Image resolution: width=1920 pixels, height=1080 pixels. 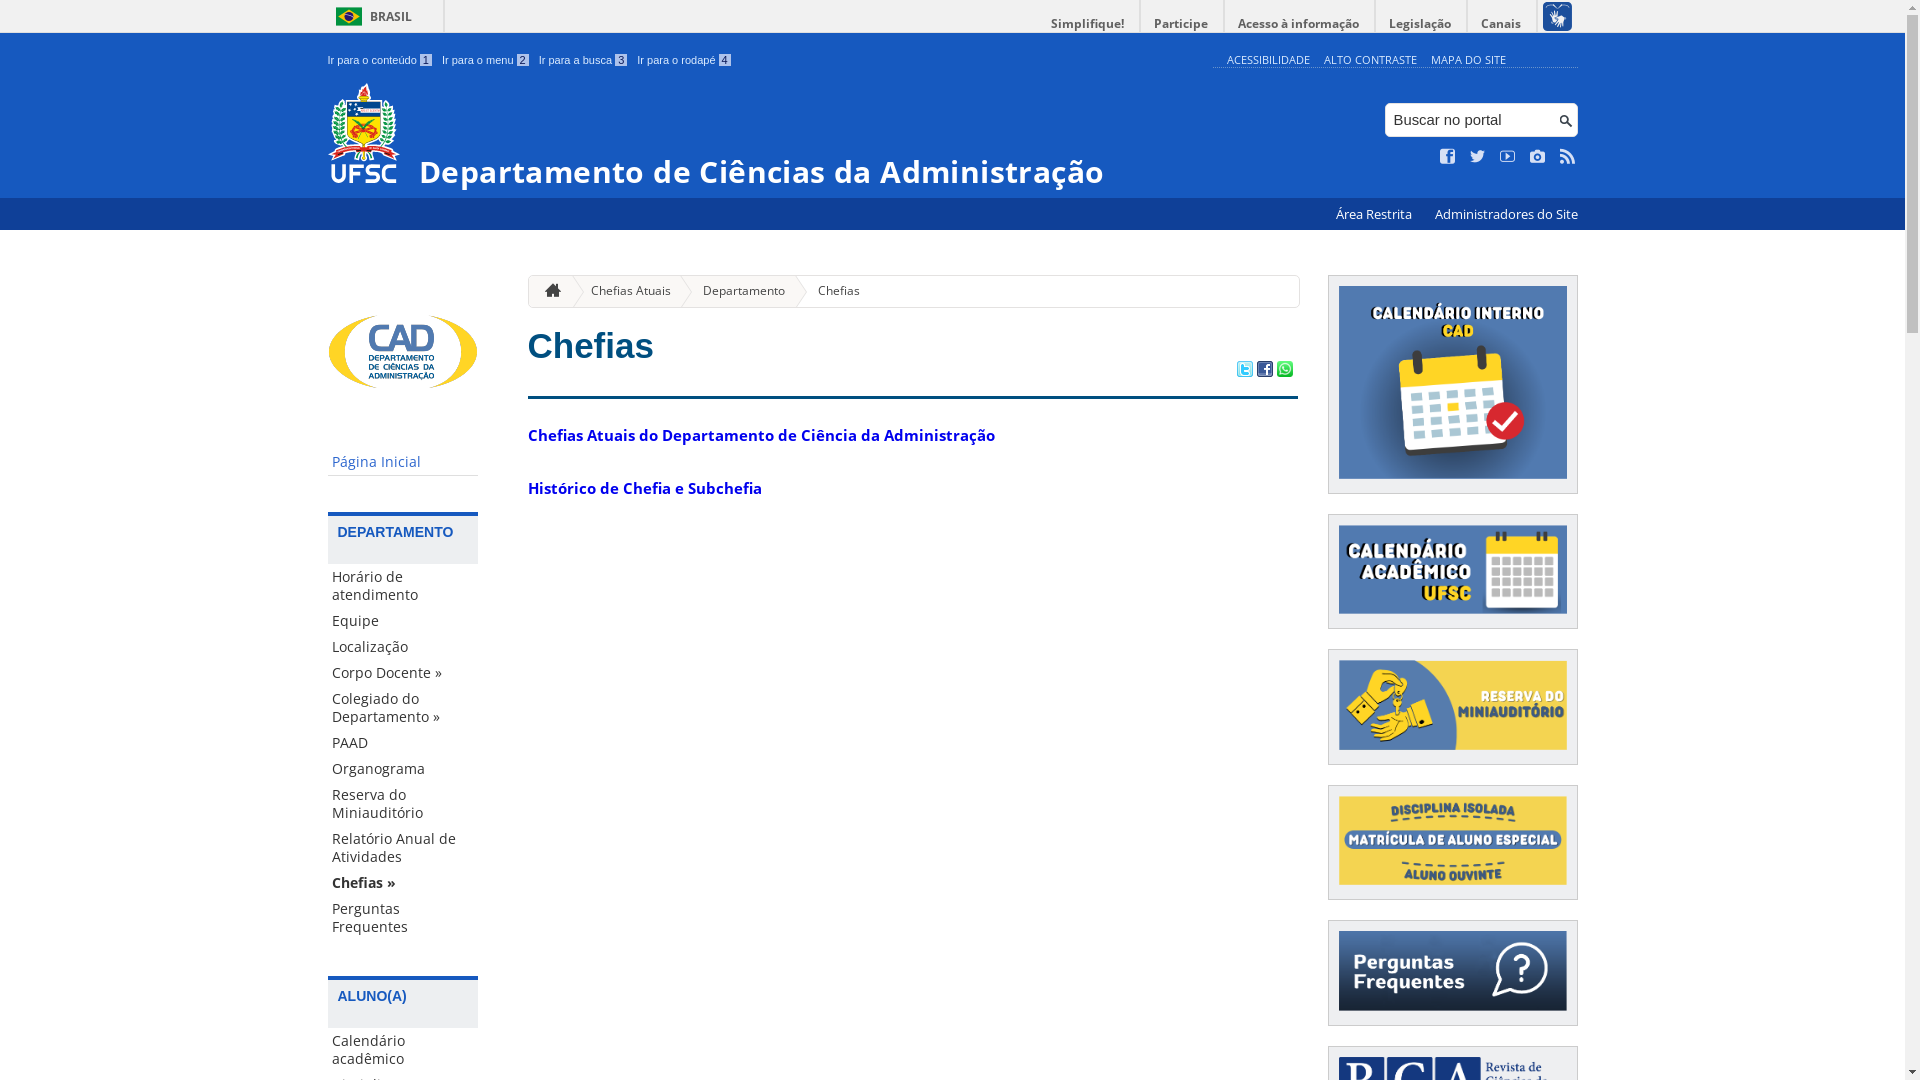 What do you see at coordinates (402, 743) in the screenshot?
I see `'PAAD'` at bounding box center [402, 743].